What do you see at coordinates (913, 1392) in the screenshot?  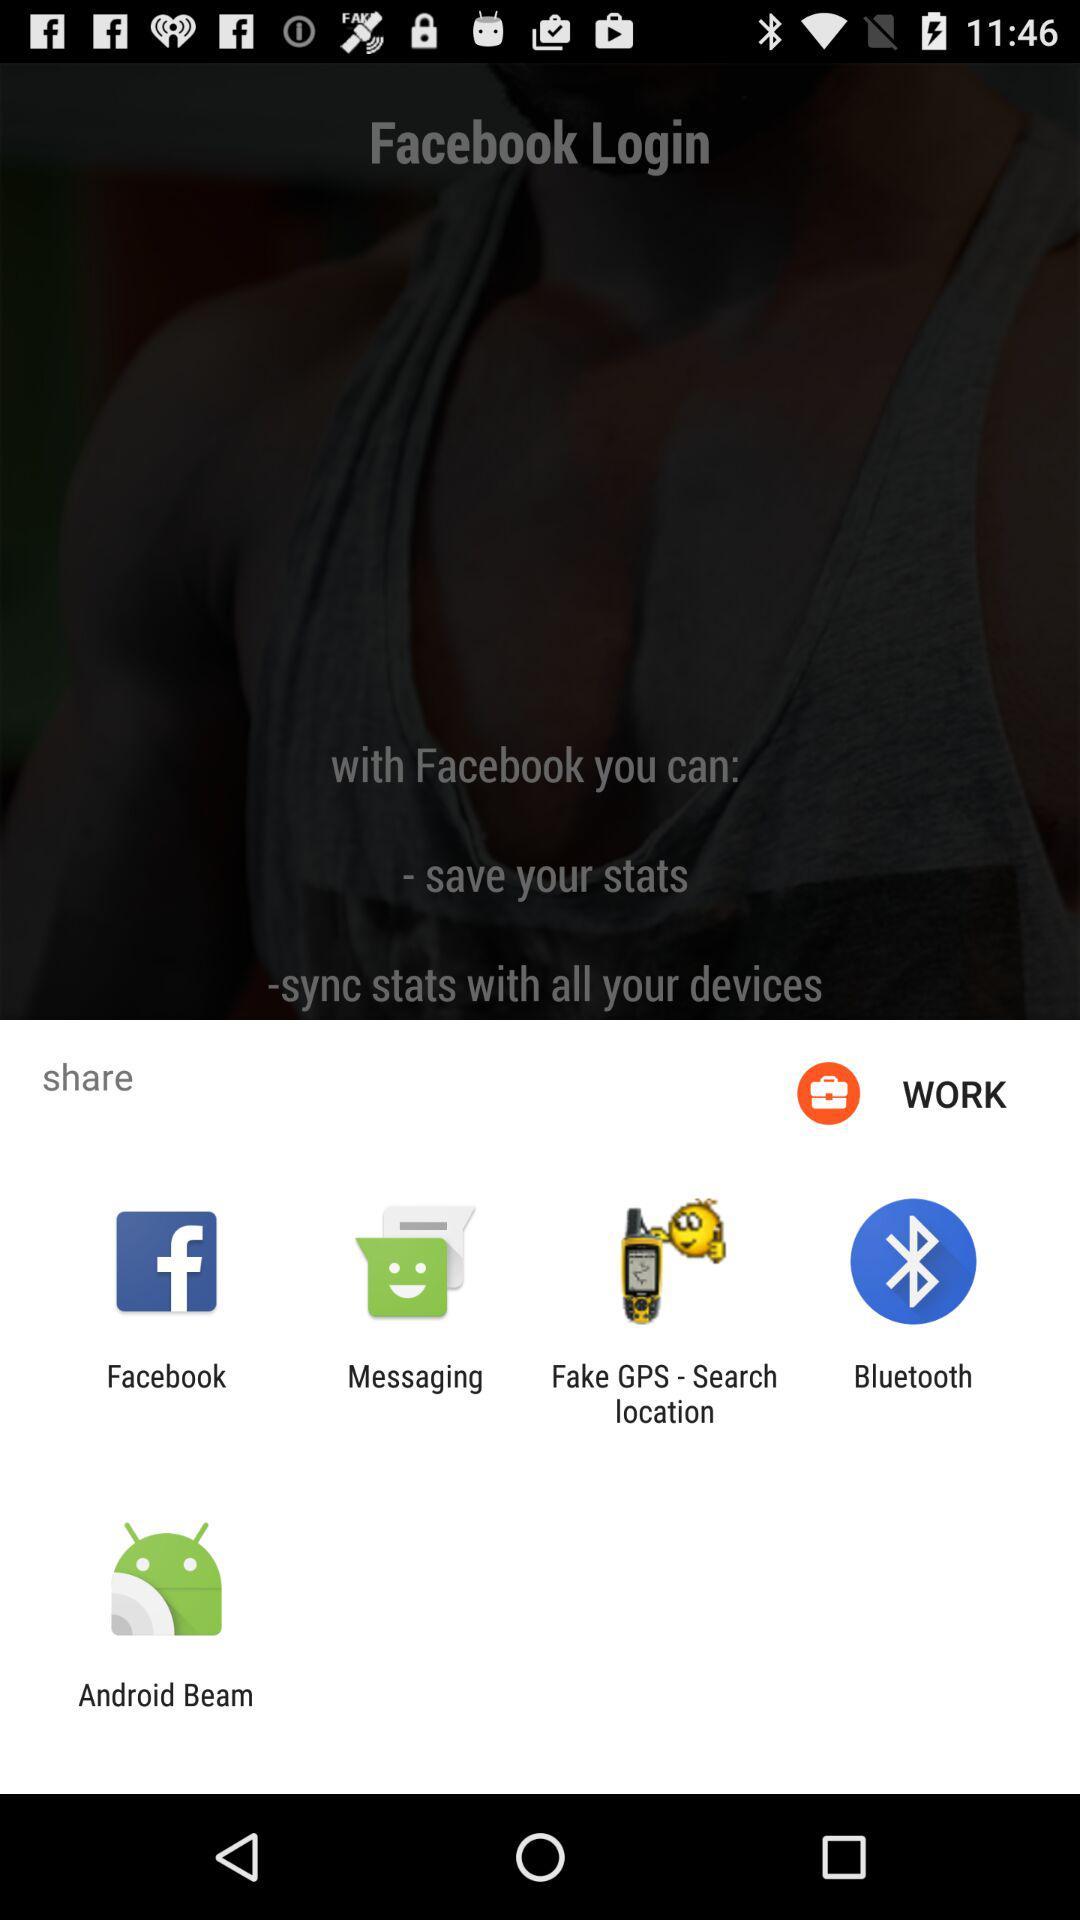 I see `the bluetooth at the bottom right corner` at bounding box center [913, 1392].